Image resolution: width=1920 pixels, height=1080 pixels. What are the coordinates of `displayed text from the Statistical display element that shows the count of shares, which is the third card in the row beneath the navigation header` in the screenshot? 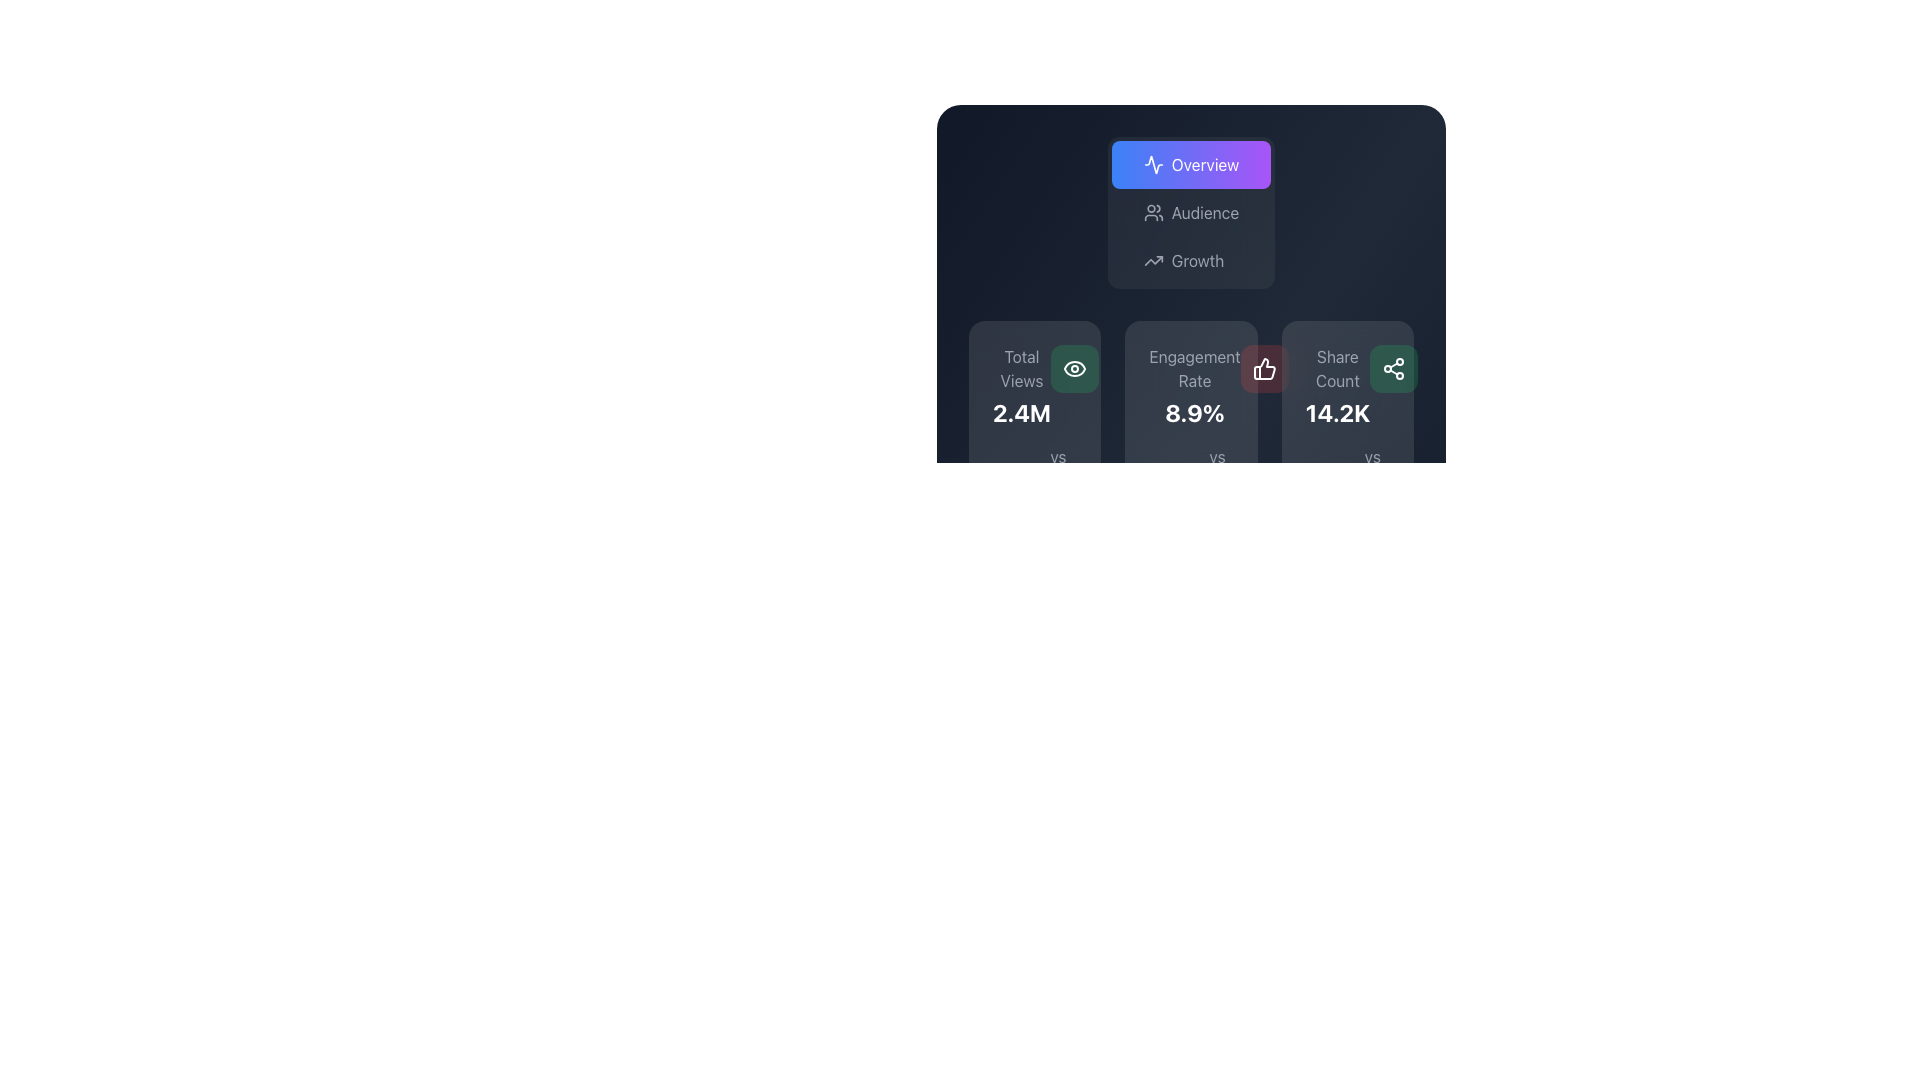 It's located at (1347, 386).